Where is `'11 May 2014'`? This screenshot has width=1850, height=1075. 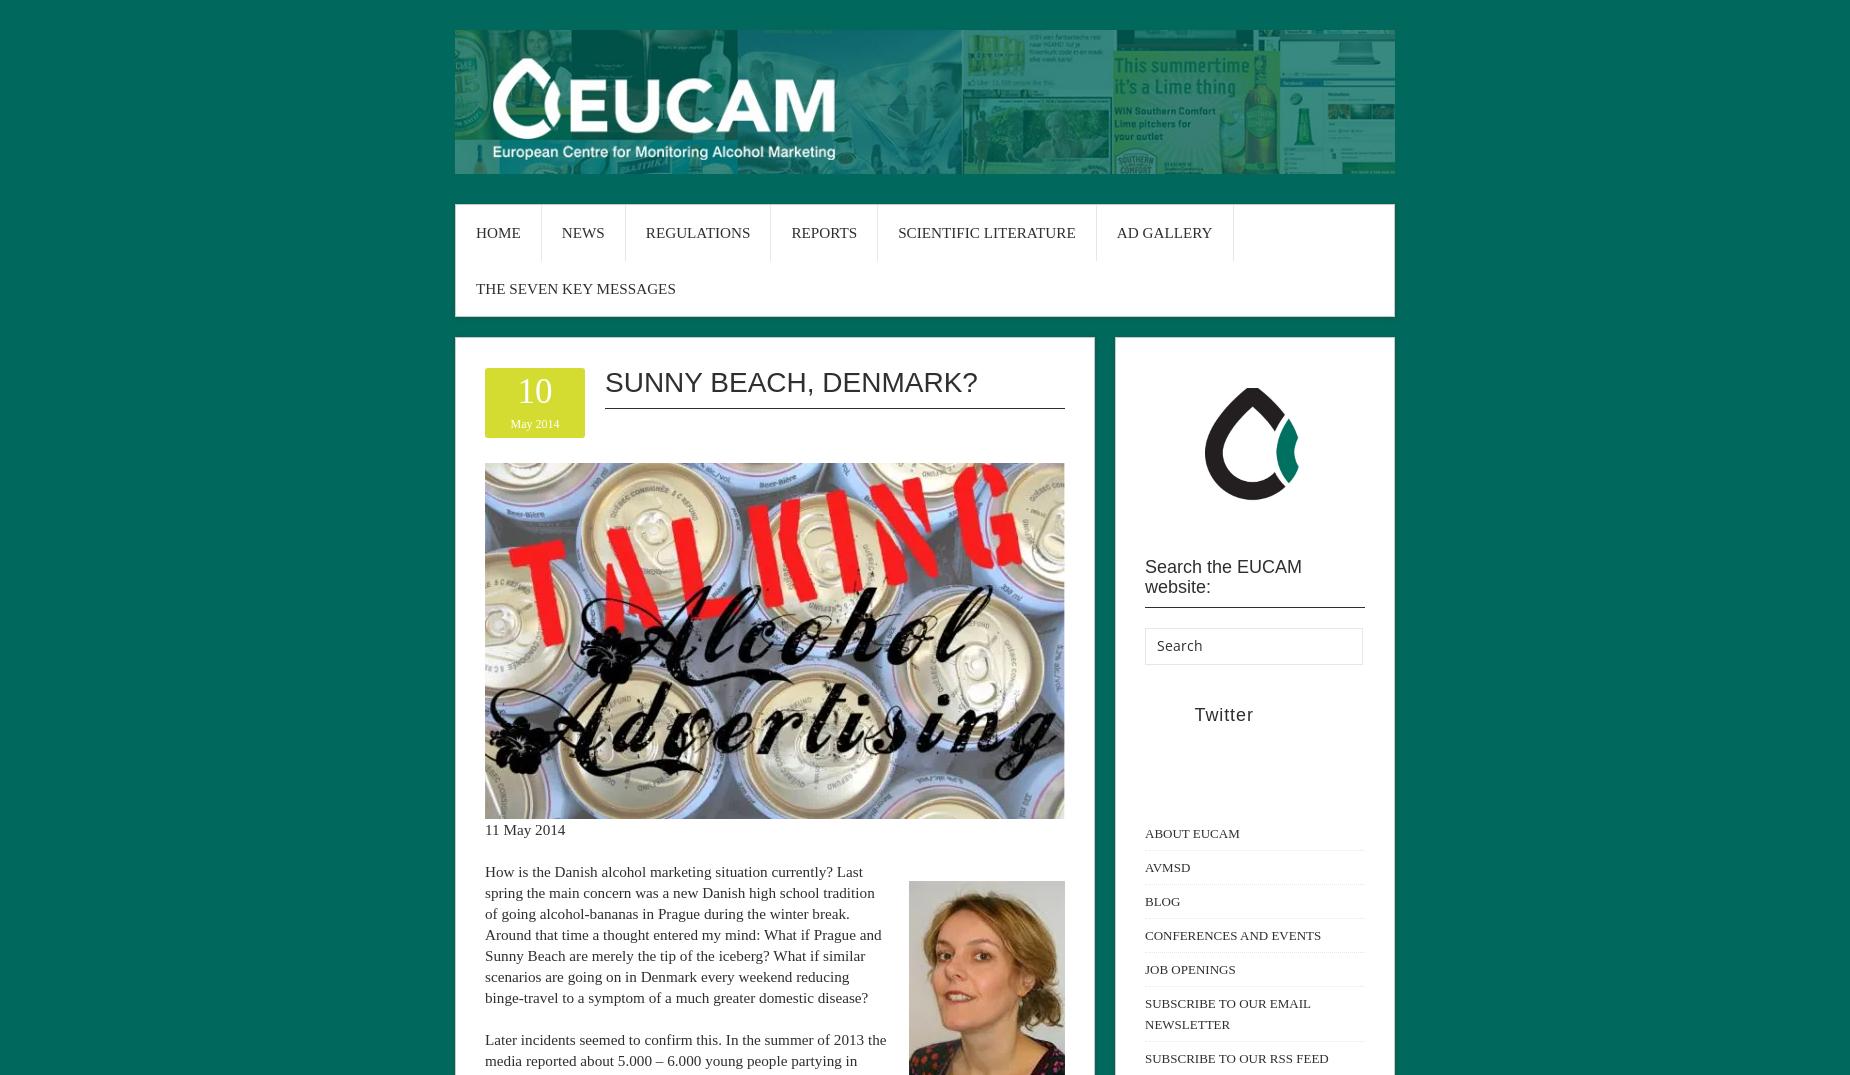 '11 May 2014' is located at coordinates (485, 827).